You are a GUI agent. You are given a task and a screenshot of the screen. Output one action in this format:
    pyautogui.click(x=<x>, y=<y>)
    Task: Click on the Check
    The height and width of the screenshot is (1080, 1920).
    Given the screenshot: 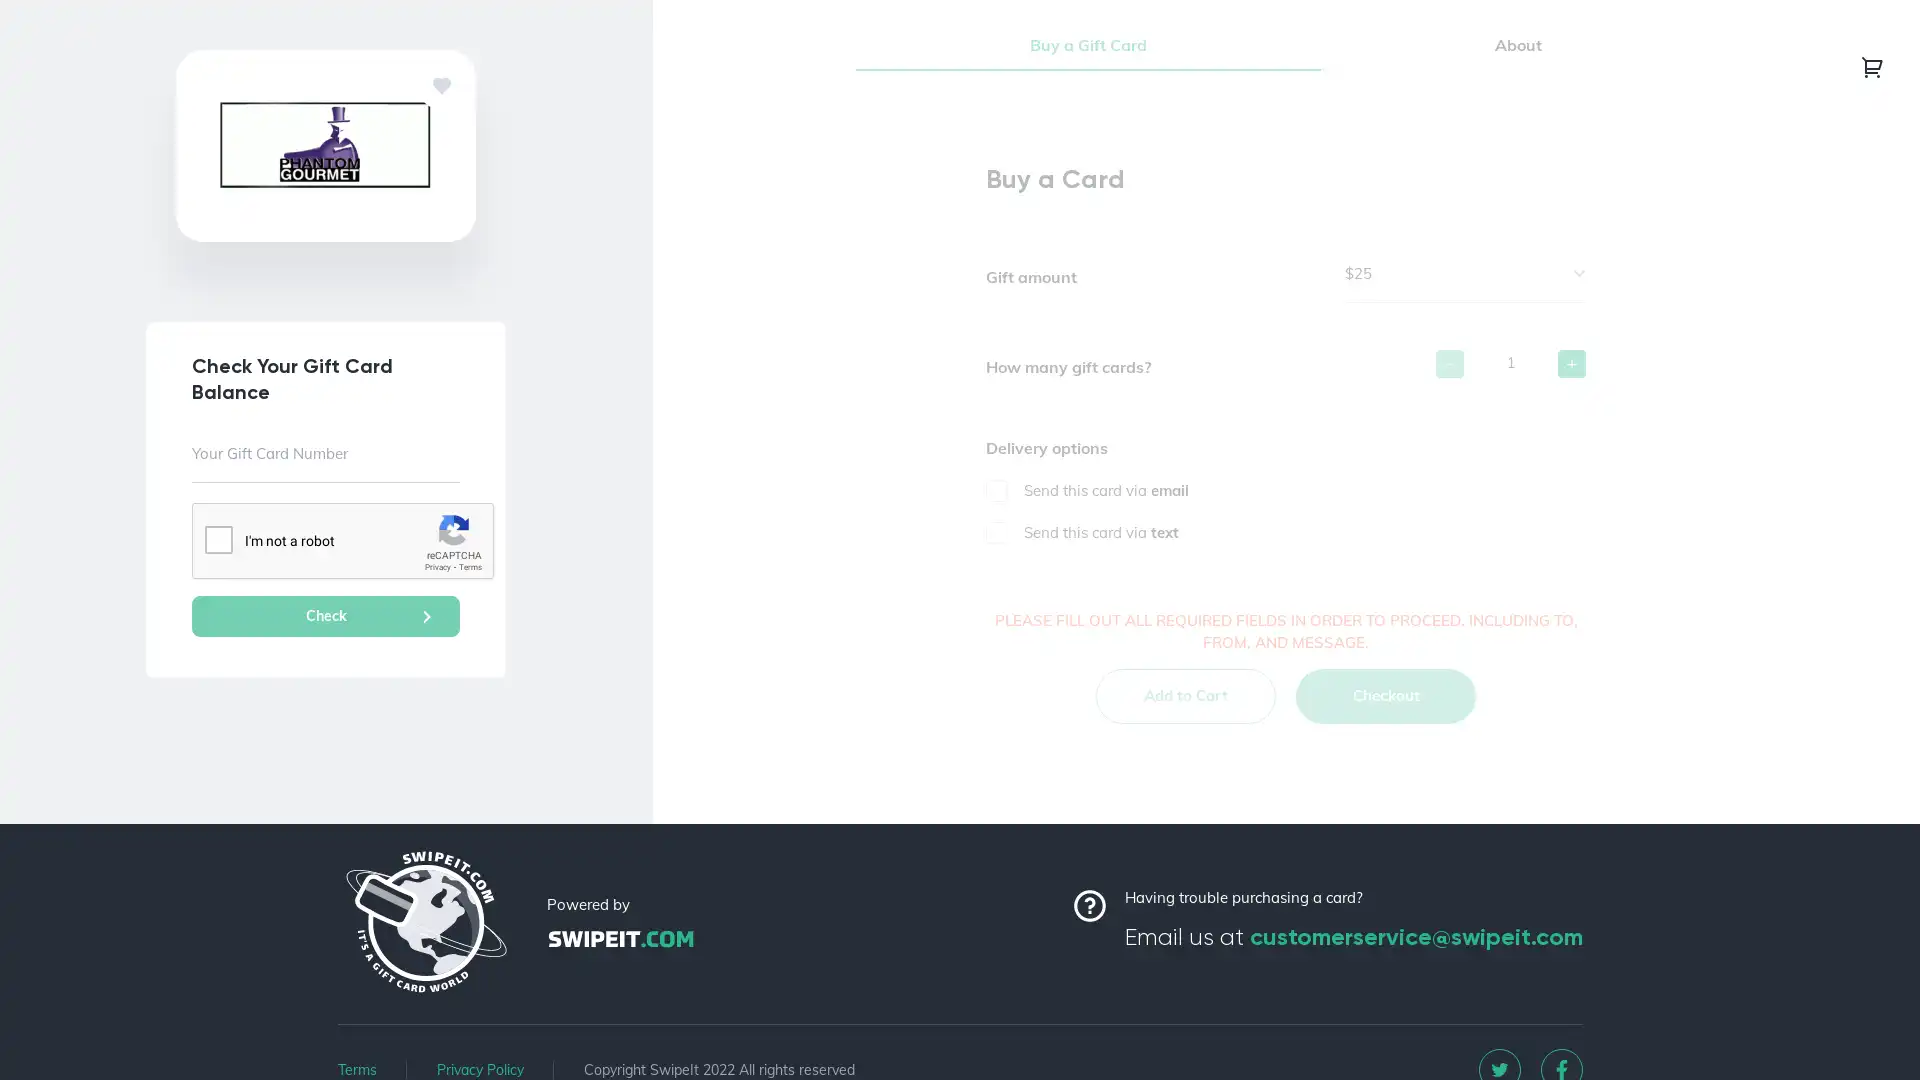 What is the action you would take?
    pyautogui.click(x=326, y=615)
    